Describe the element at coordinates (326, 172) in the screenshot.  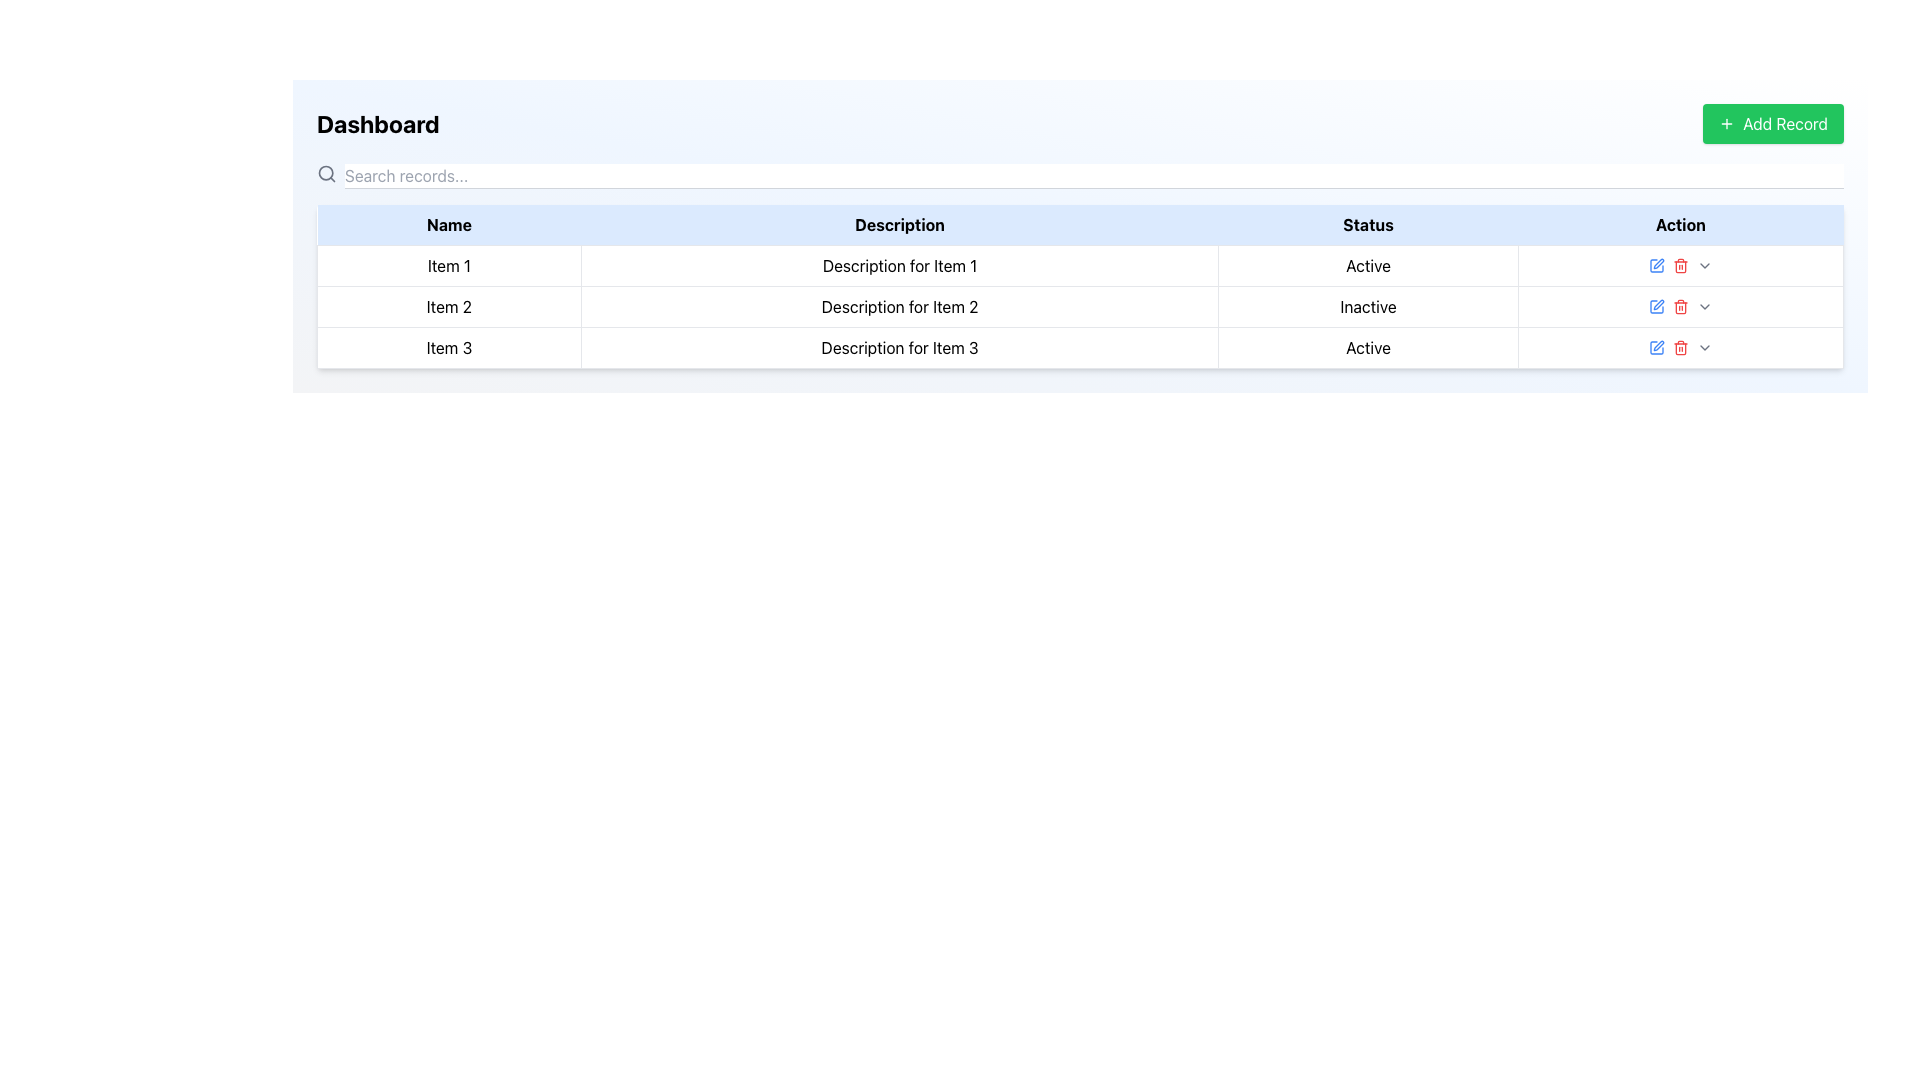
I see `the magnifying glass icon located on the left side of the horizontal bar to initiate a search` at that location.